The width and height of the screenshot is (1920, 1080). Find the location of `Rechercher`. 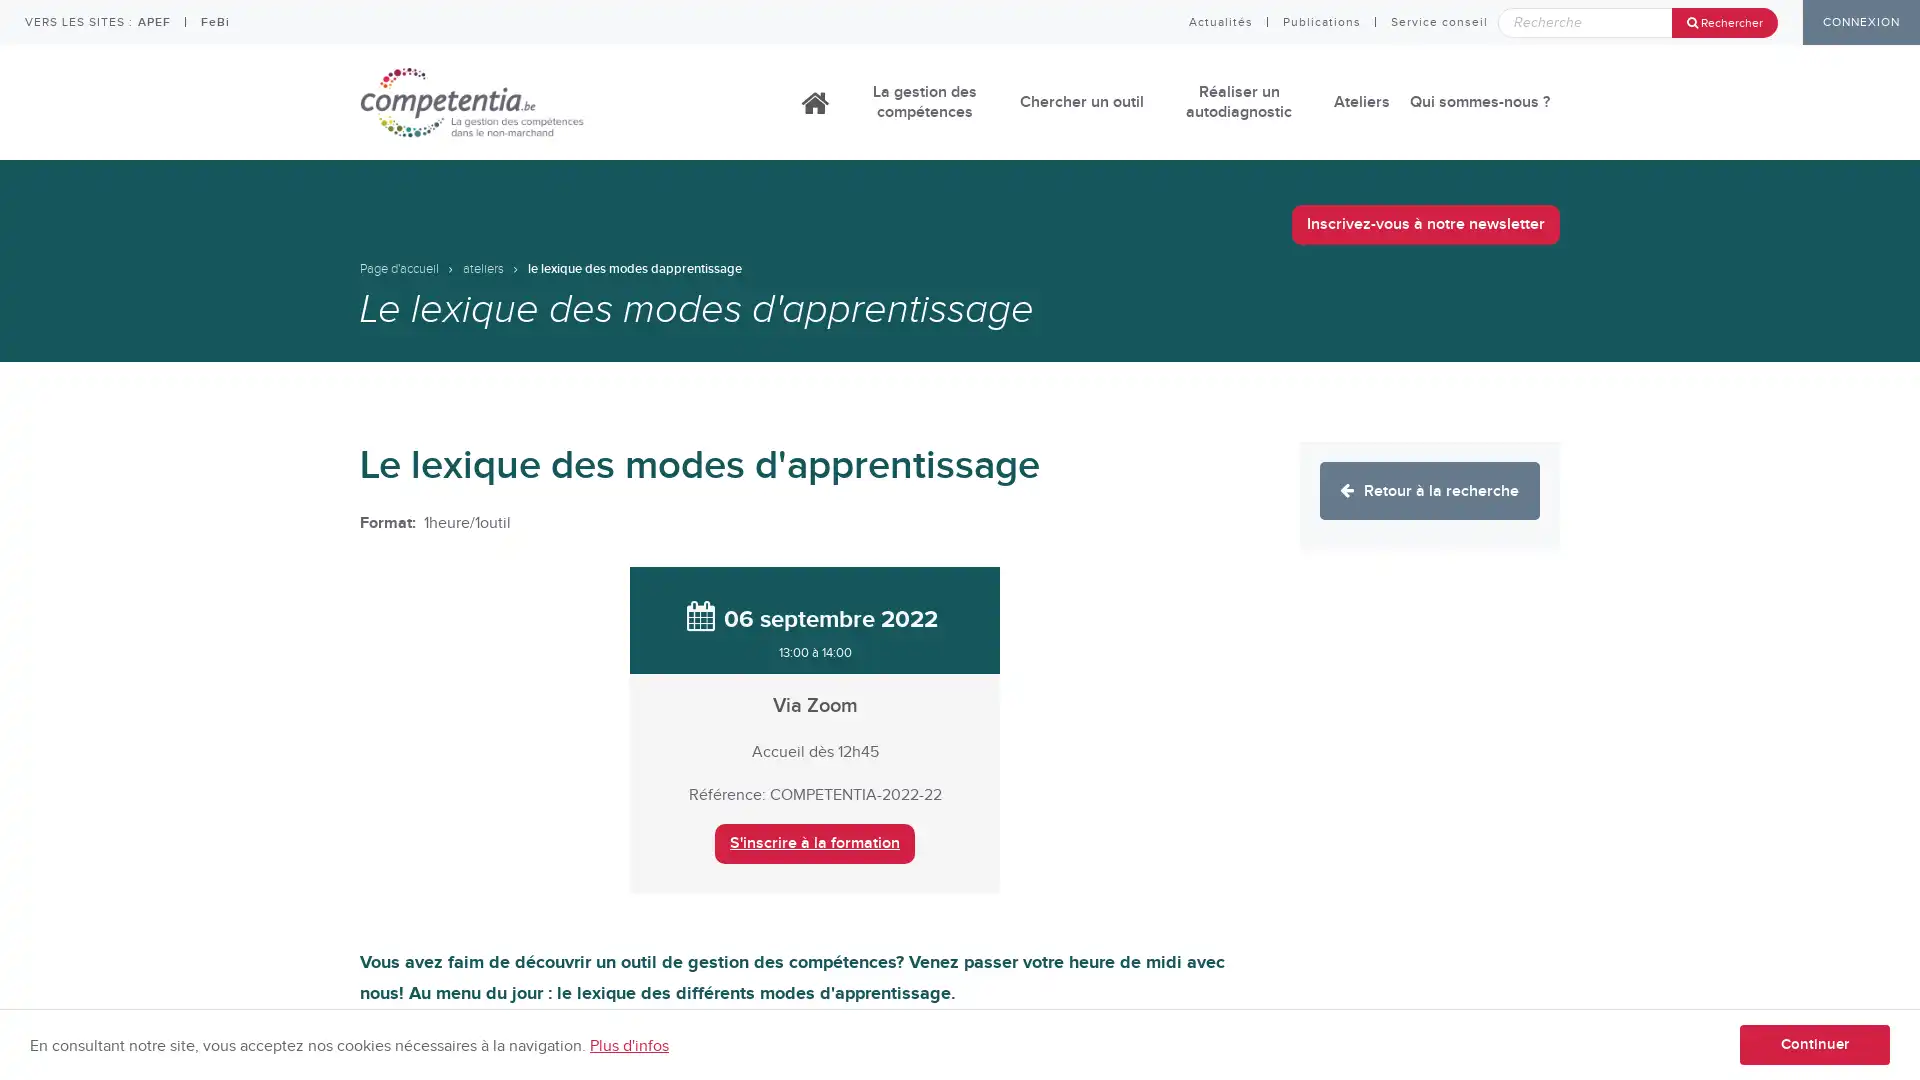

Rechercher is located at coordinates (1723, 22).